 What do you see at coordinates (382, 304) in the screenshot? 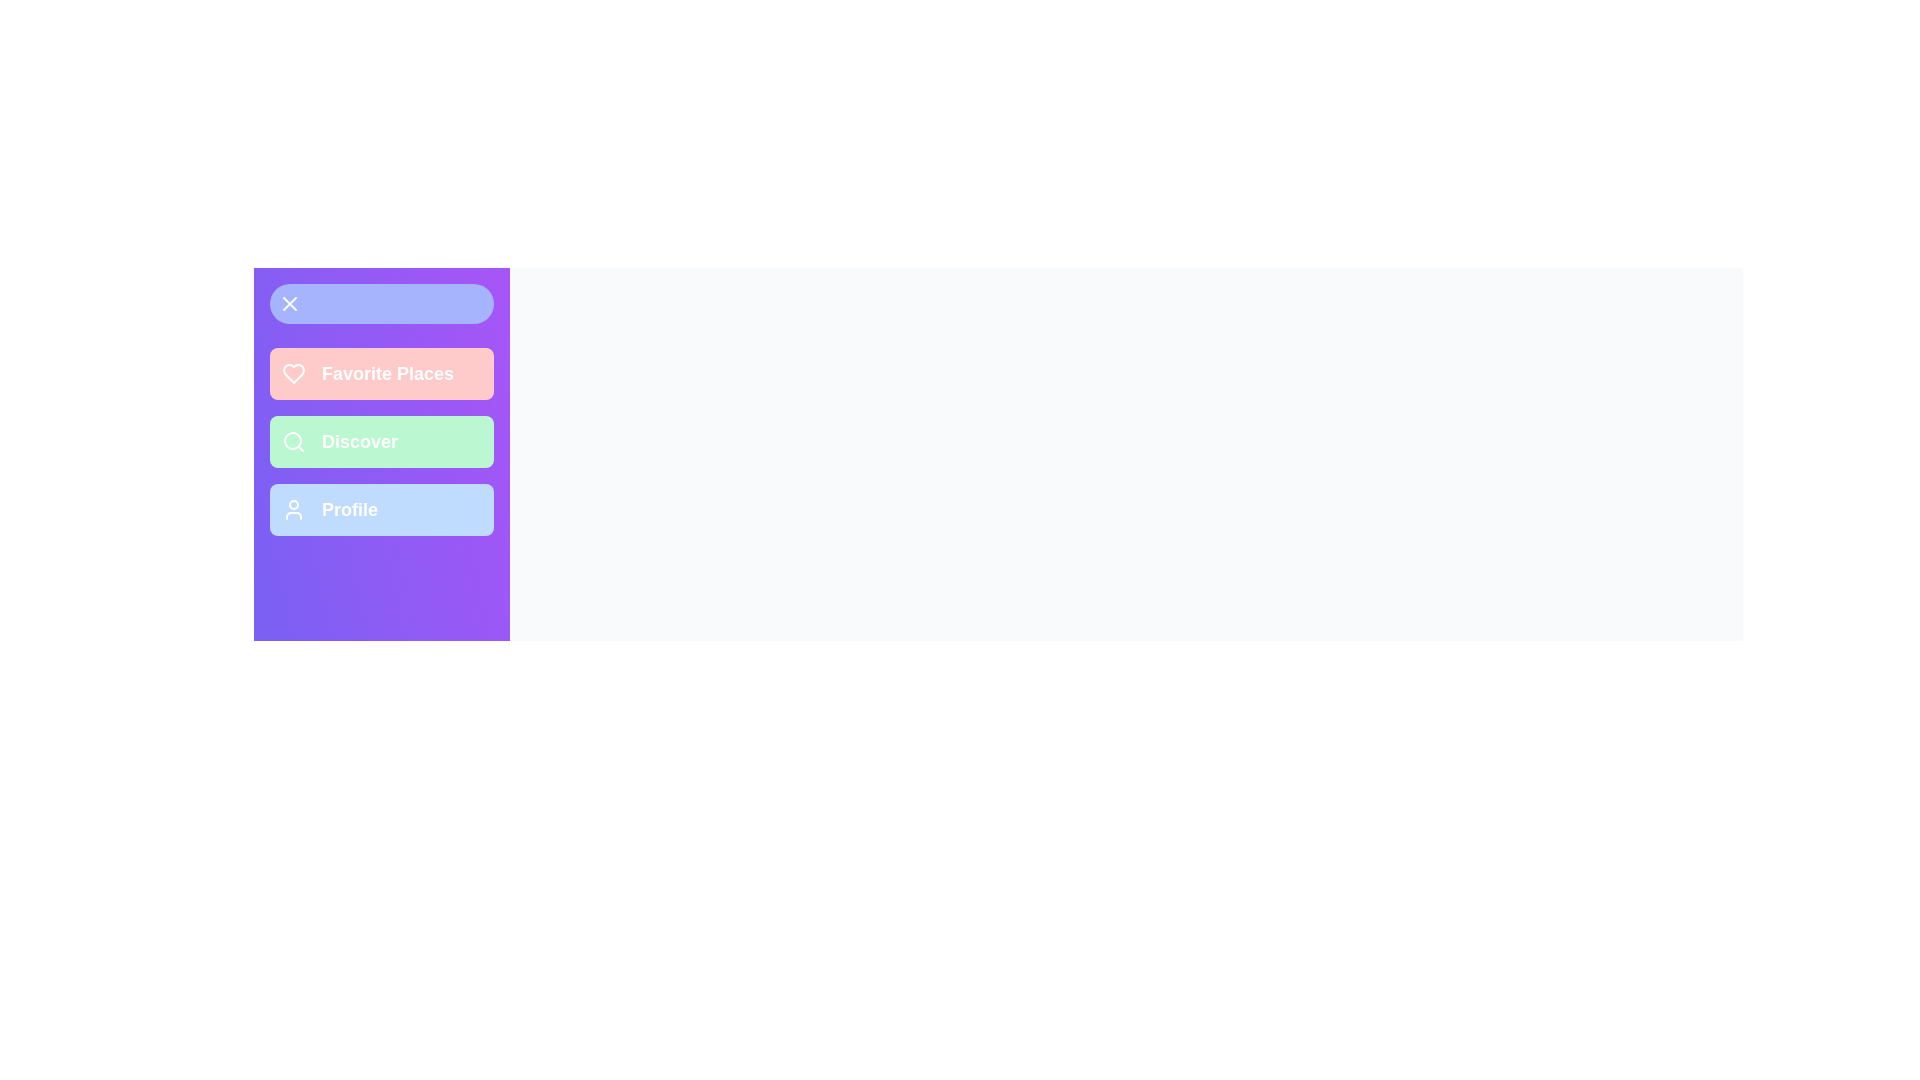
I see `button in the top-left corner to toggle the drawer` at bounding box center [382, 304].